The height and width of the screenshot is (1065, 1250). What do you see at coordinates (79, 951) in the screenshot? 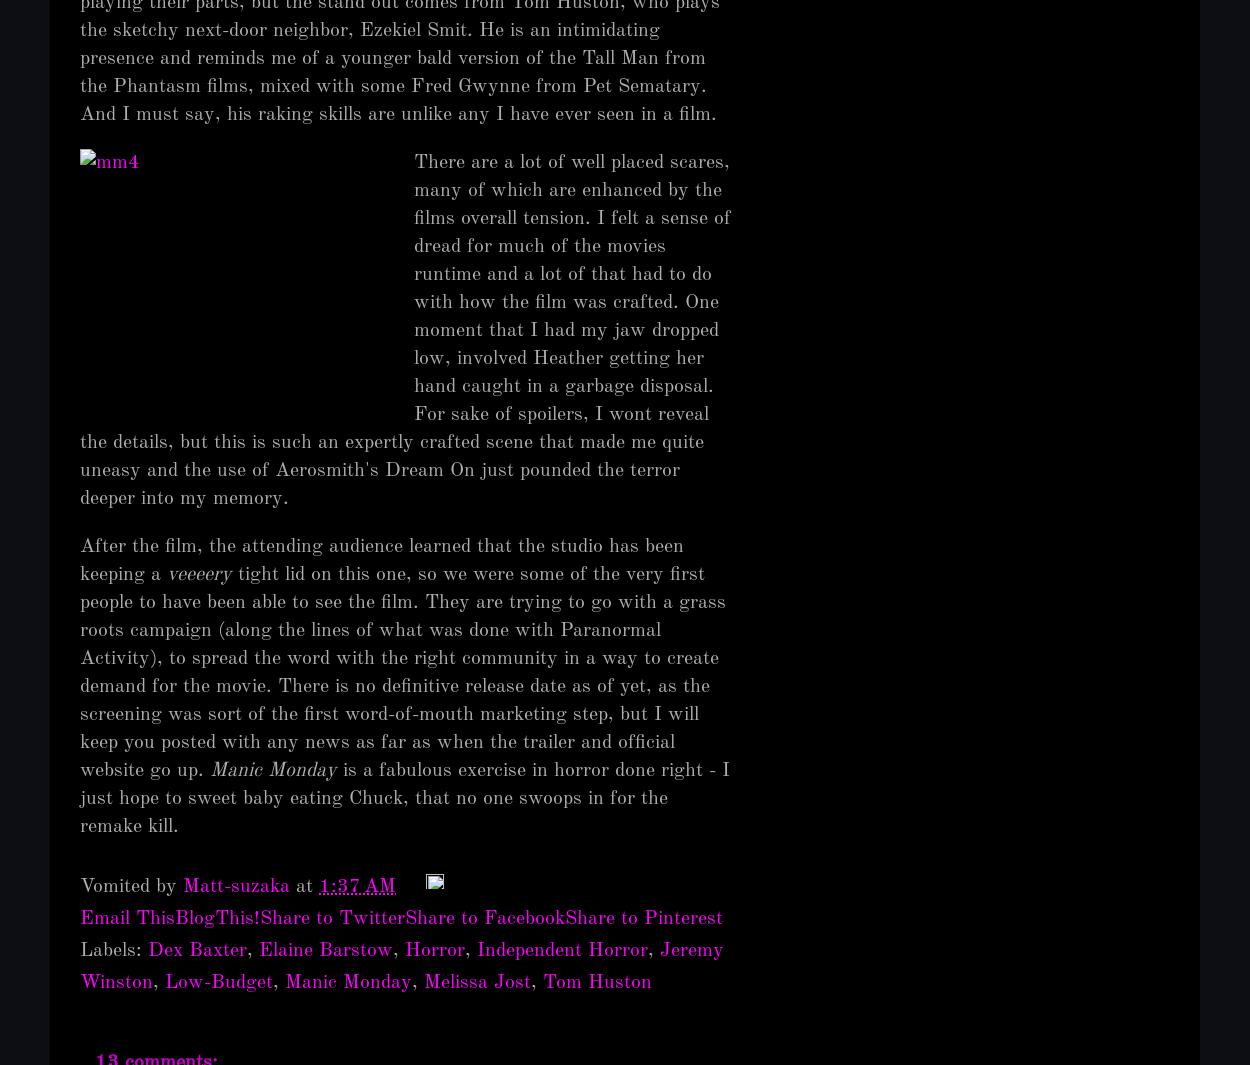
I see `'Labels:'` at bounding box center [79, 951].